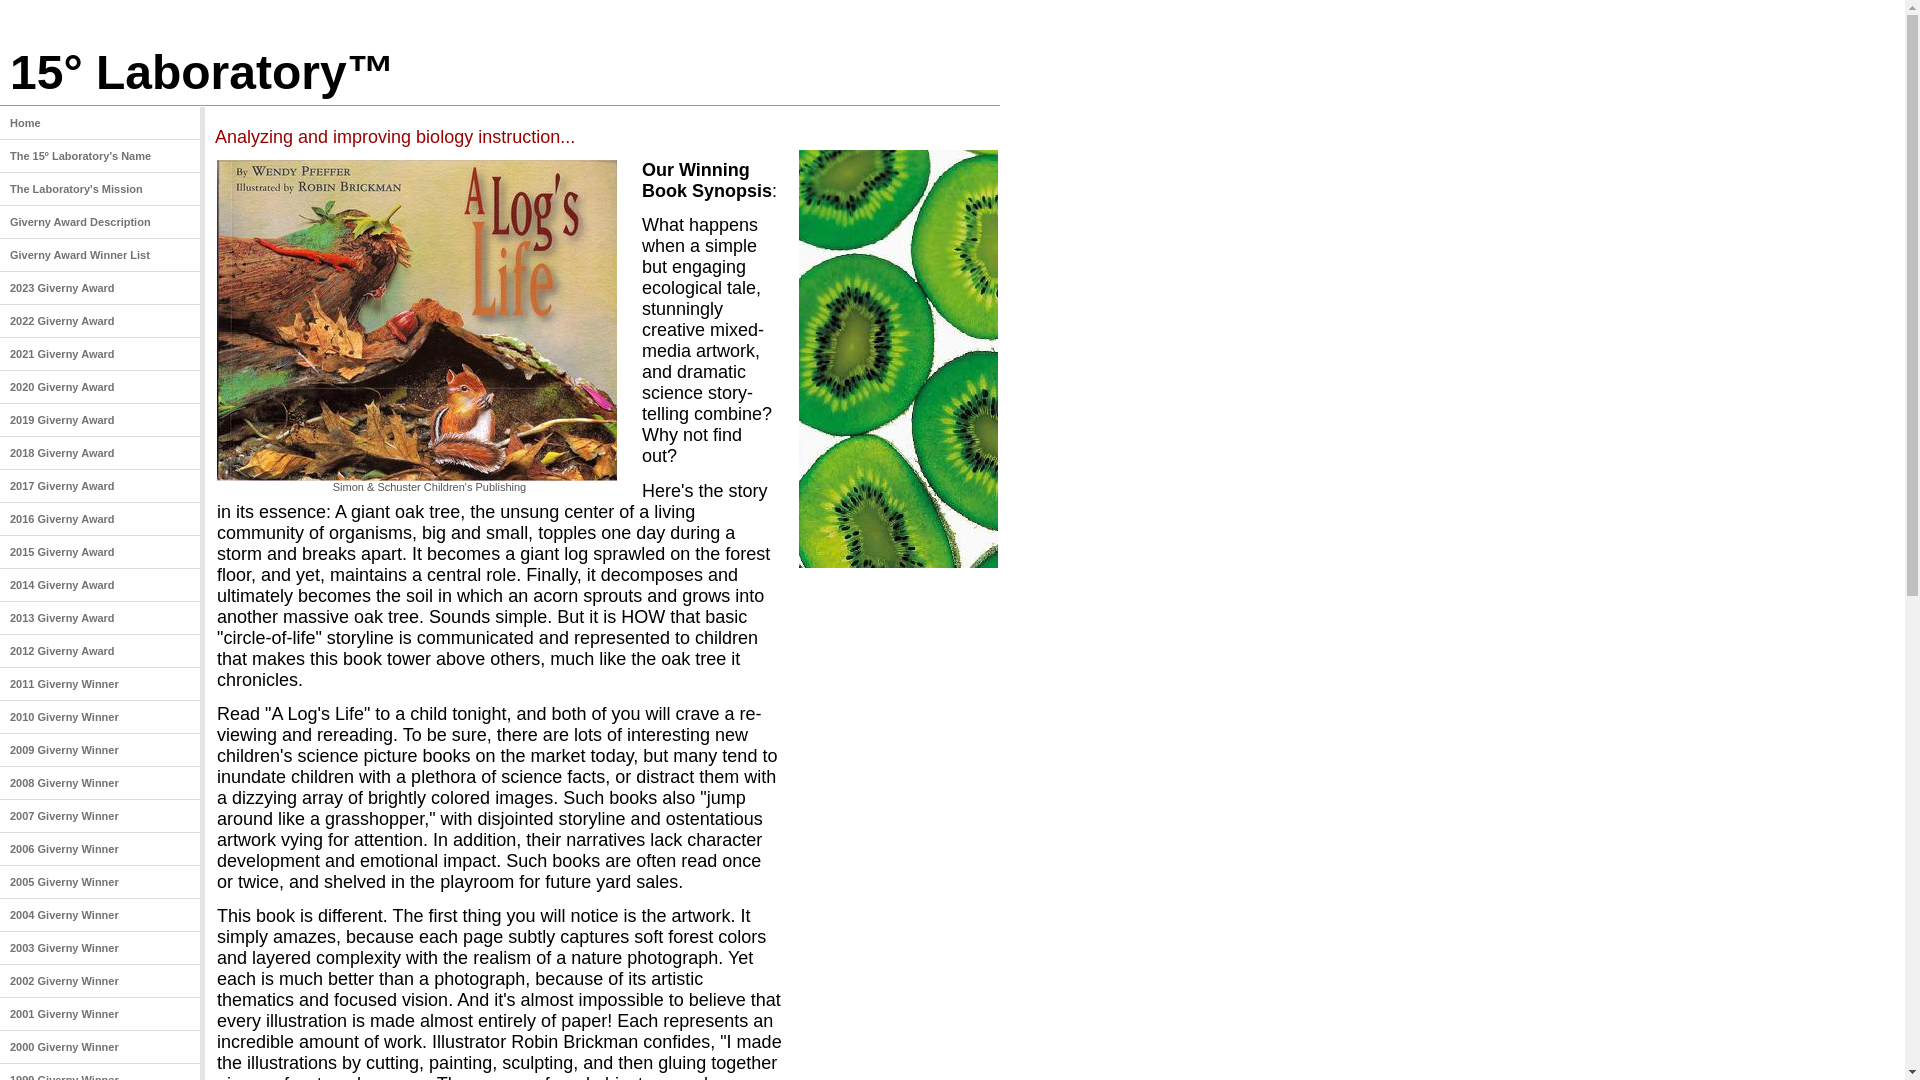 The height and width of the screenshot is (1080, 1920). I want to click on '2003 Giverny Winner', so click(99, 947).